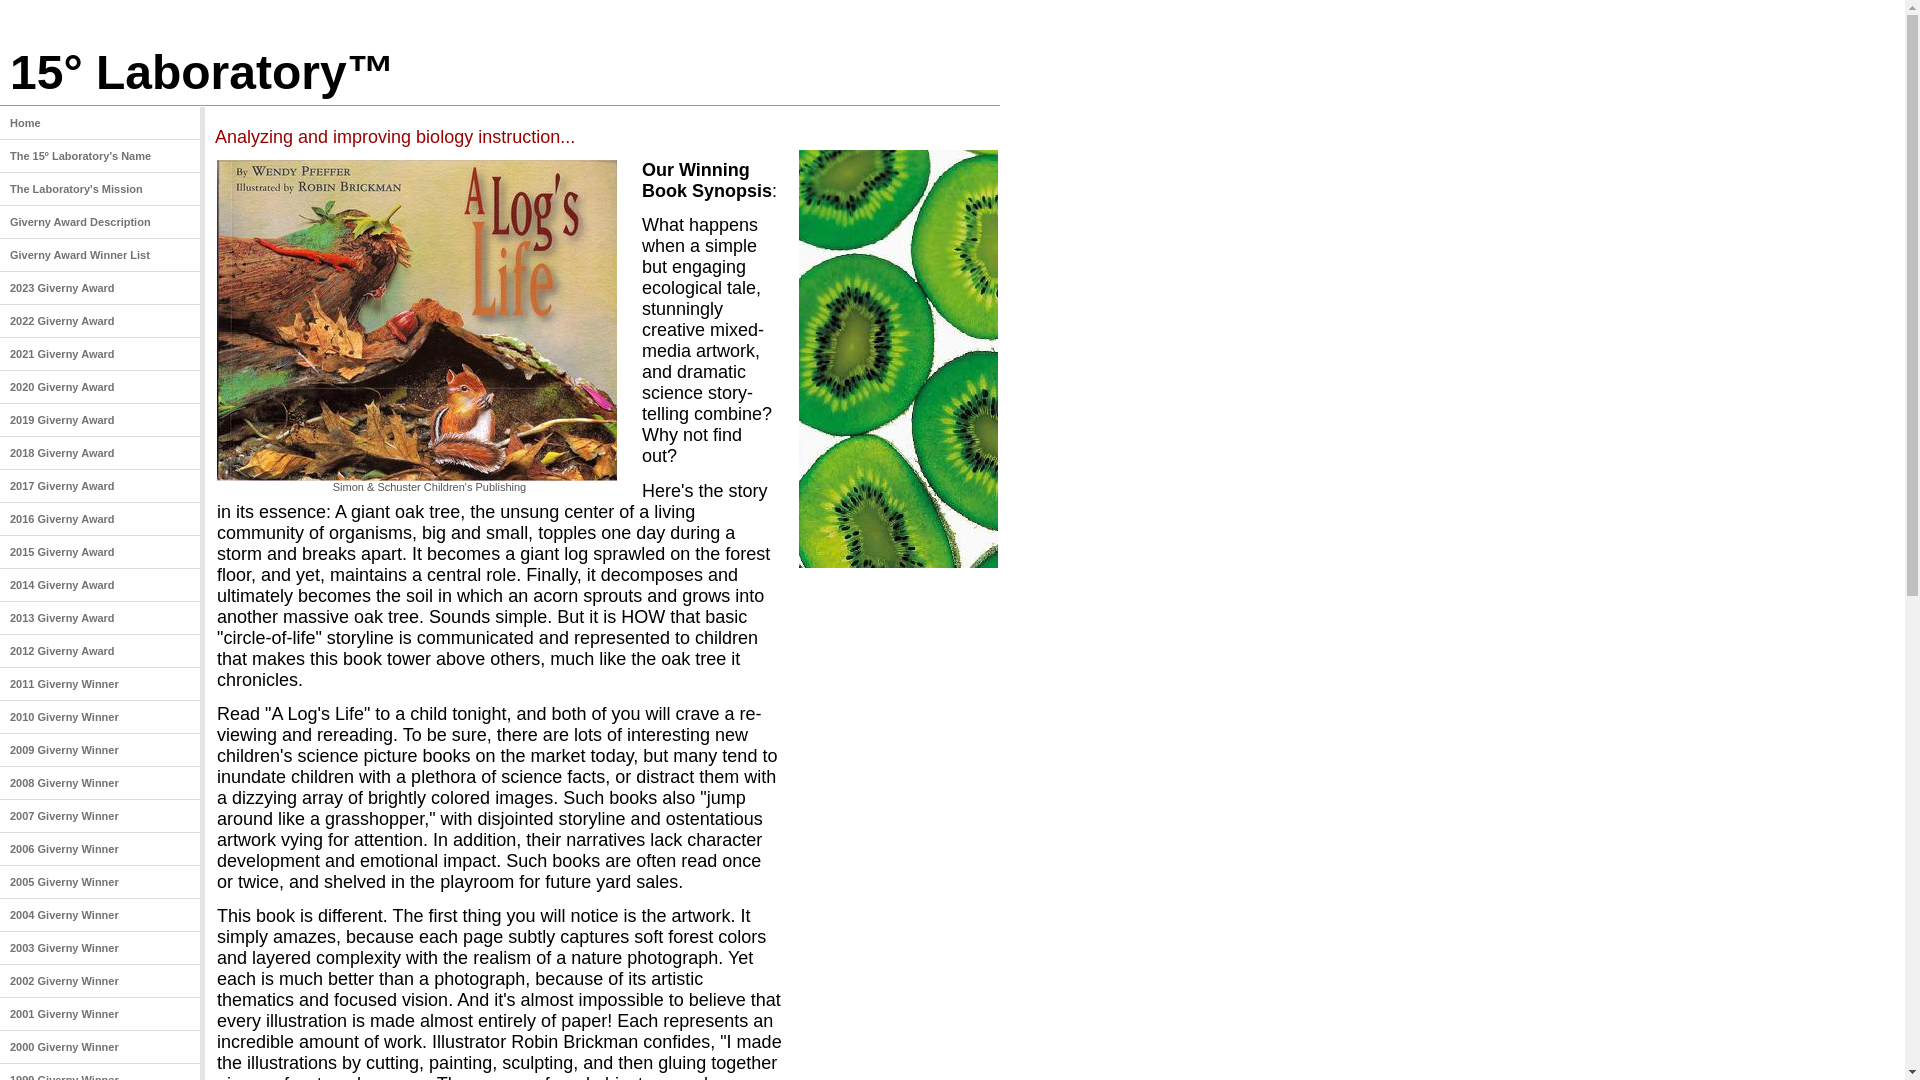 The height and width of the screenshot is (1080, 1920). I want to click on '2003 Giverny Winner', so click(99, 947).